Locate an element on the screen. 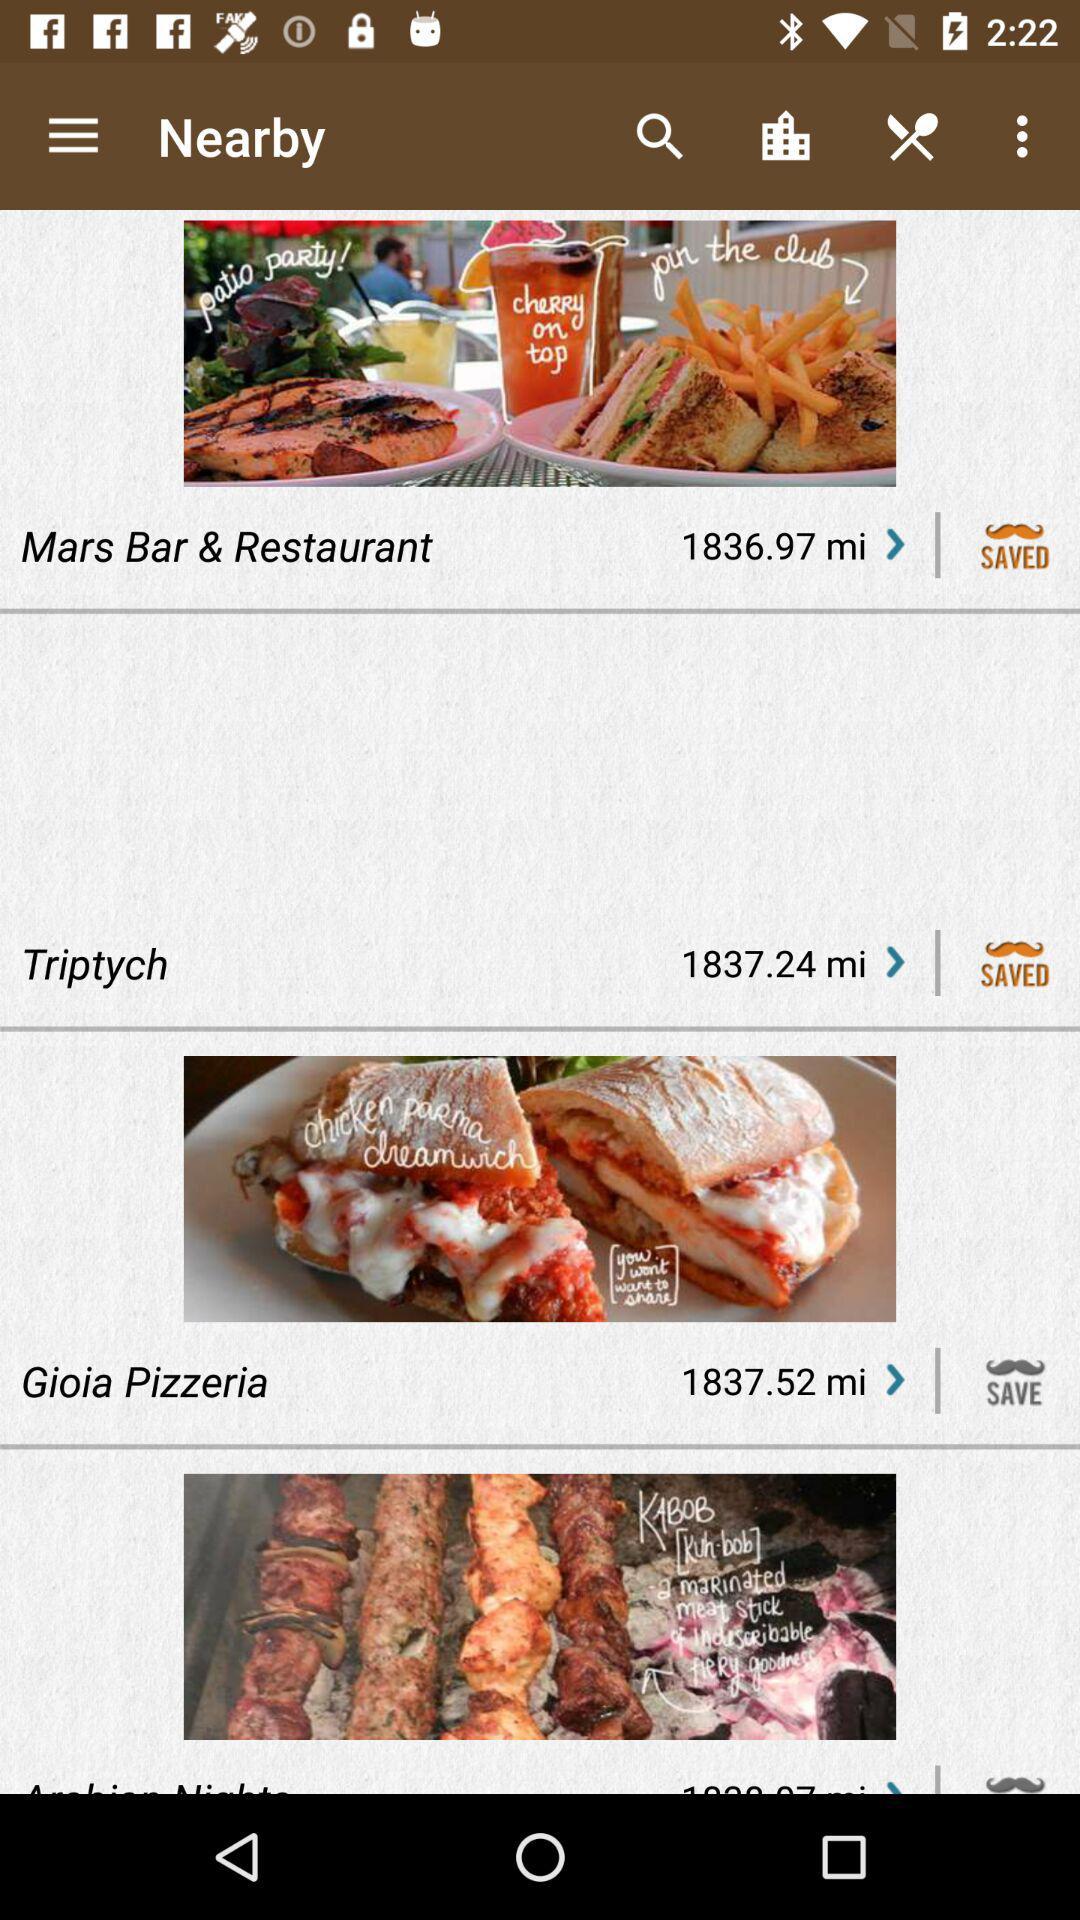 This screenshot has height=1920, width=1080. save is located at coordinates (1015, 1379).